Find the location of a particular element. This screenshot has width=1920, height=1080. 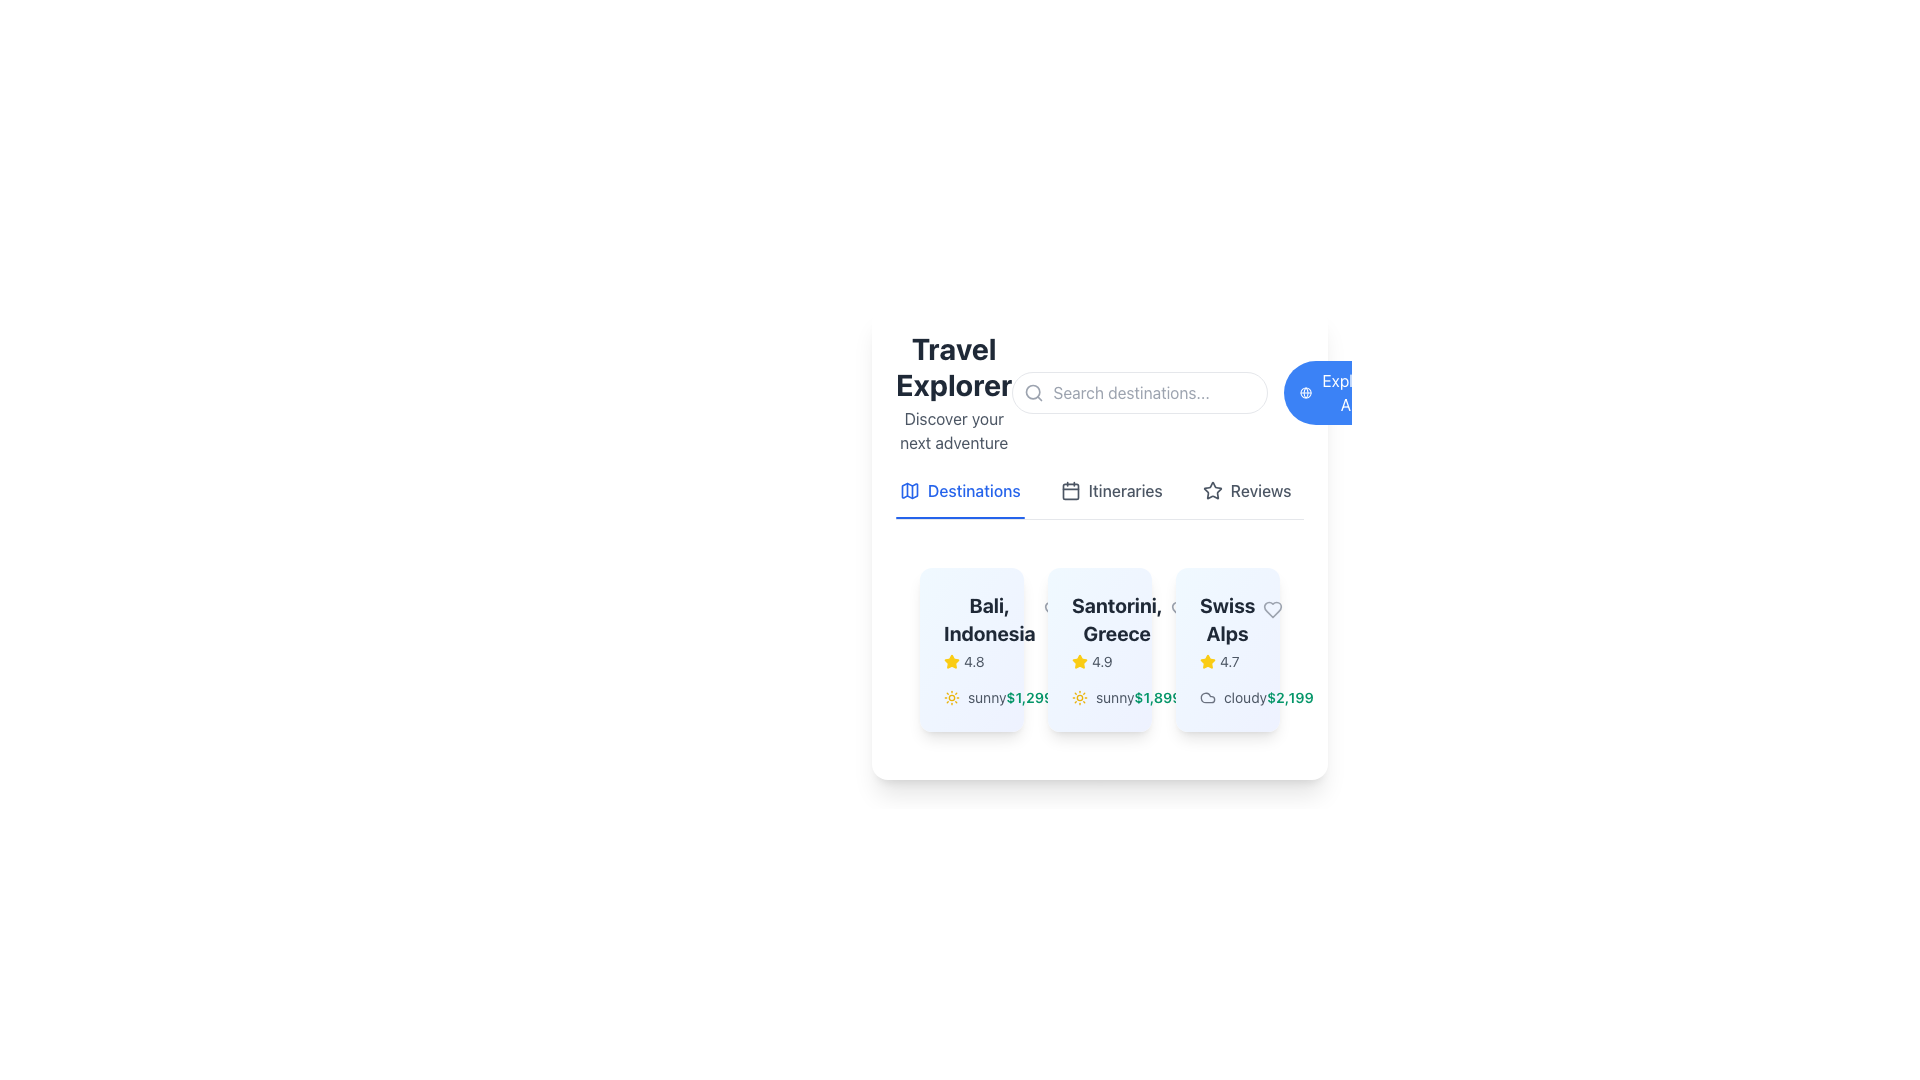

the cloud-shaped icon located in the 'Swiss Alps' card, positioned next to the text 'cloudy $2,199' is located at coordinates (1207, 697).